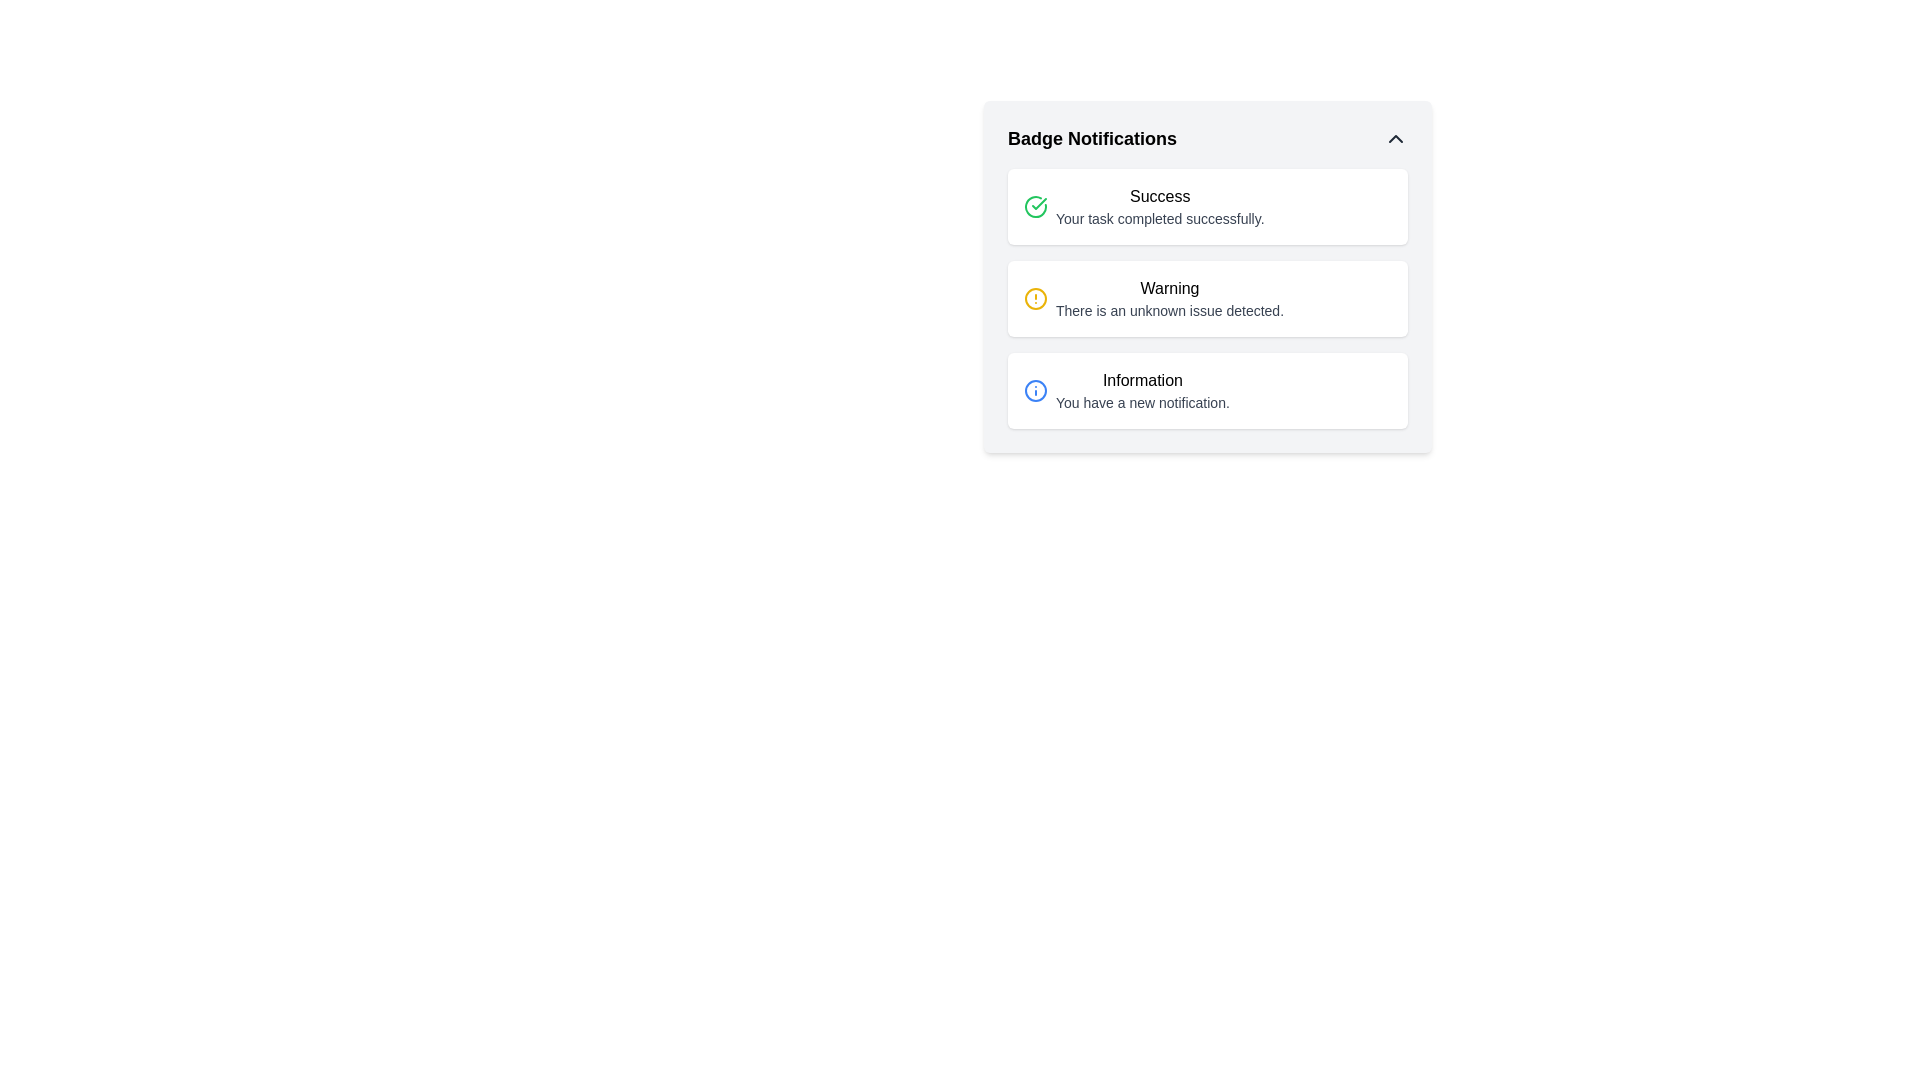 This screenshot has width=1920, height=1080. I want to click on the notification details by clicking on the Notification block containing three vertically stacked cards that display system alerts, so click(1207, 299).